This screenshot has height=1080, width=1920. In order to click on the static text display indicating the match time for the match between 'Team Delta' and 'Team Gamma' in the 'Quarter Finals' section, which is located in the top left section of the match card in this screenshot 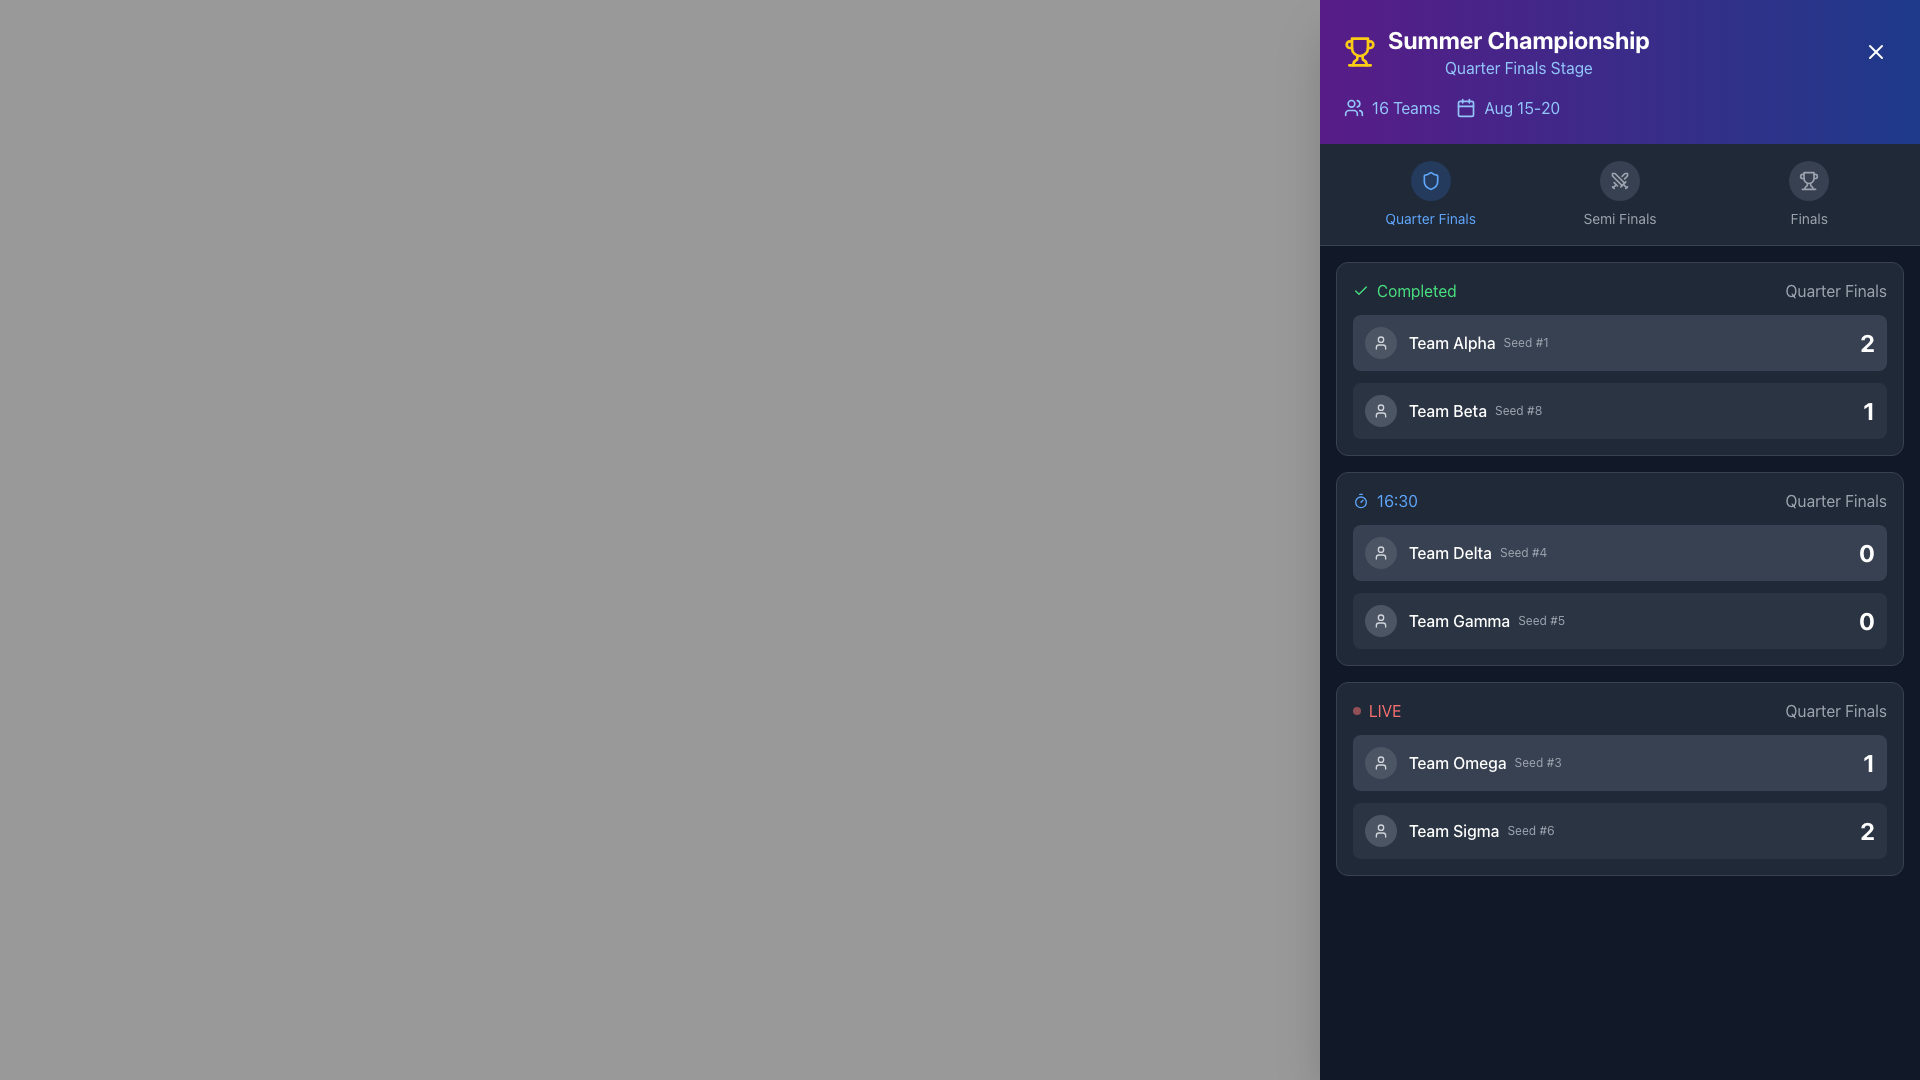, I will do `click(1384, 500)`.